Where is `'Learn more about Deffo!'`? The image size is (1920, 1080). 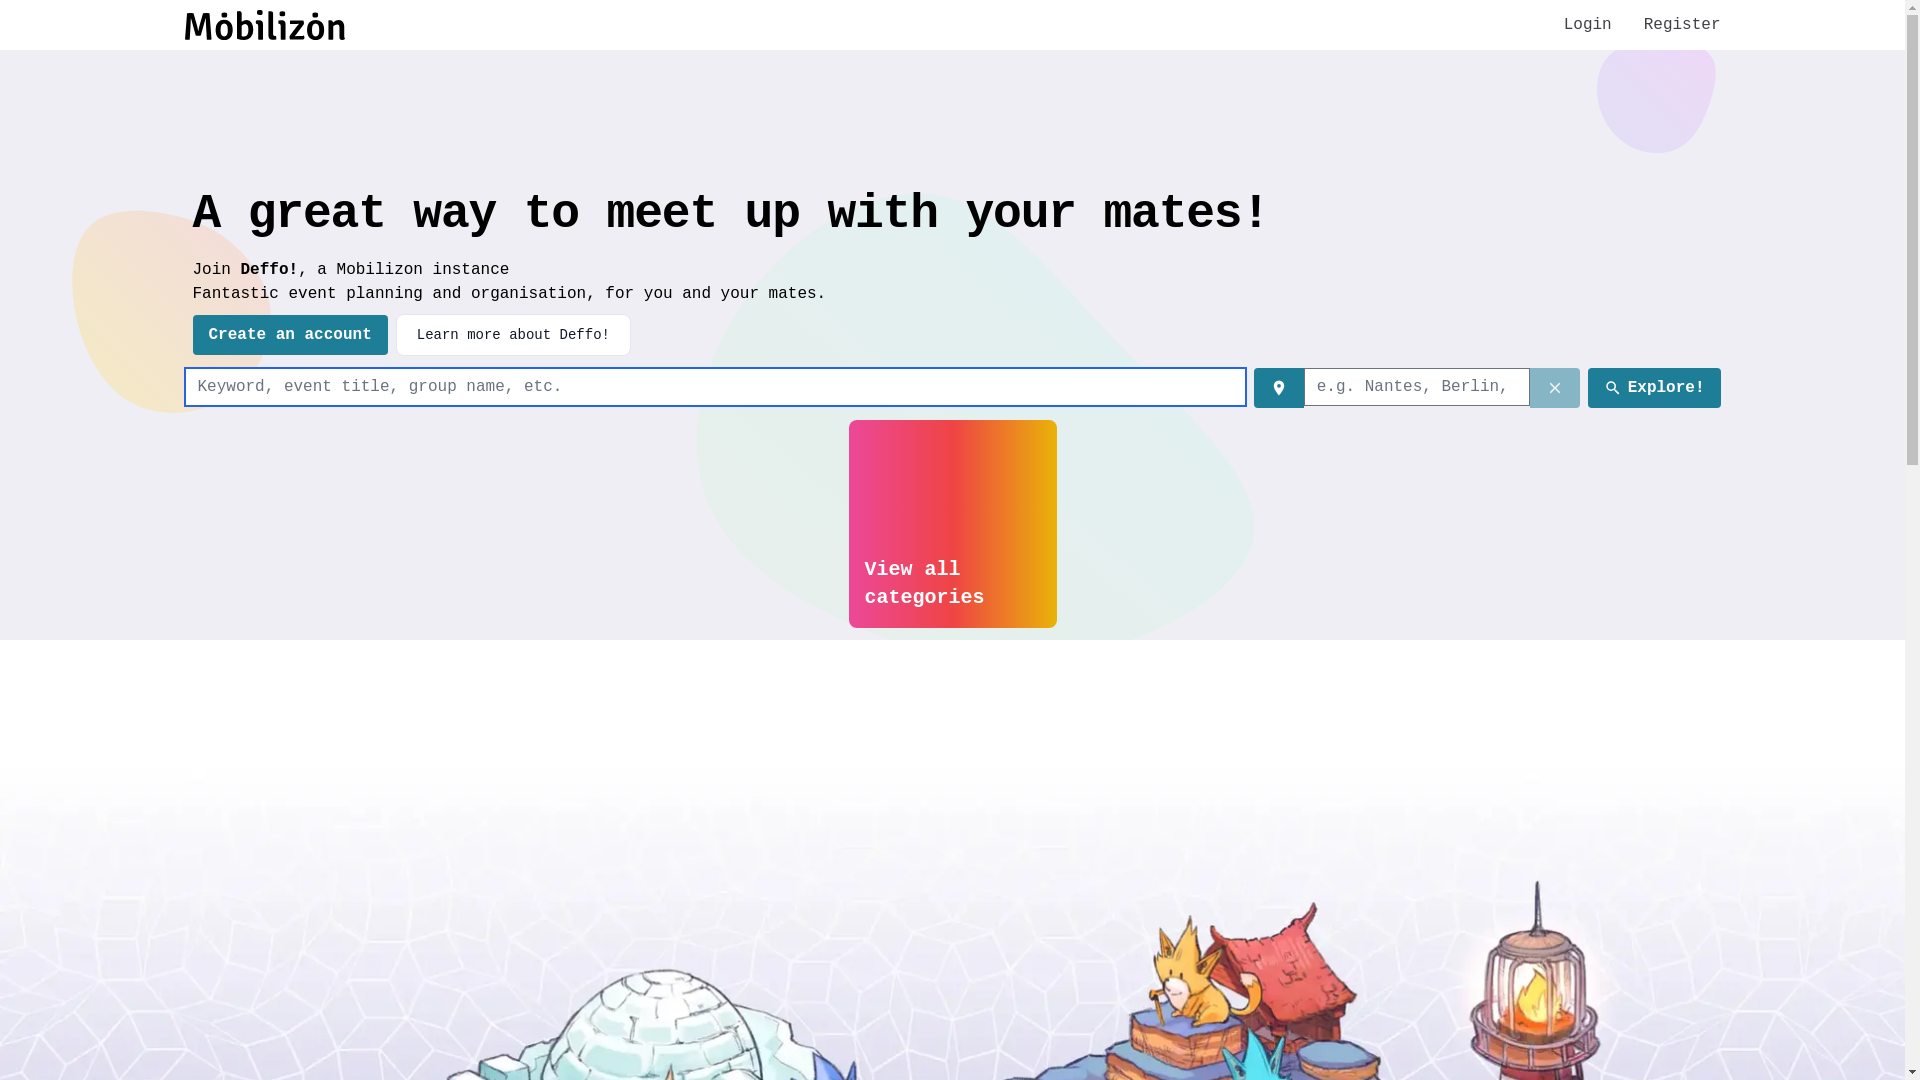 'Learn more about Deffo!' is located at coordinates (395, 334).